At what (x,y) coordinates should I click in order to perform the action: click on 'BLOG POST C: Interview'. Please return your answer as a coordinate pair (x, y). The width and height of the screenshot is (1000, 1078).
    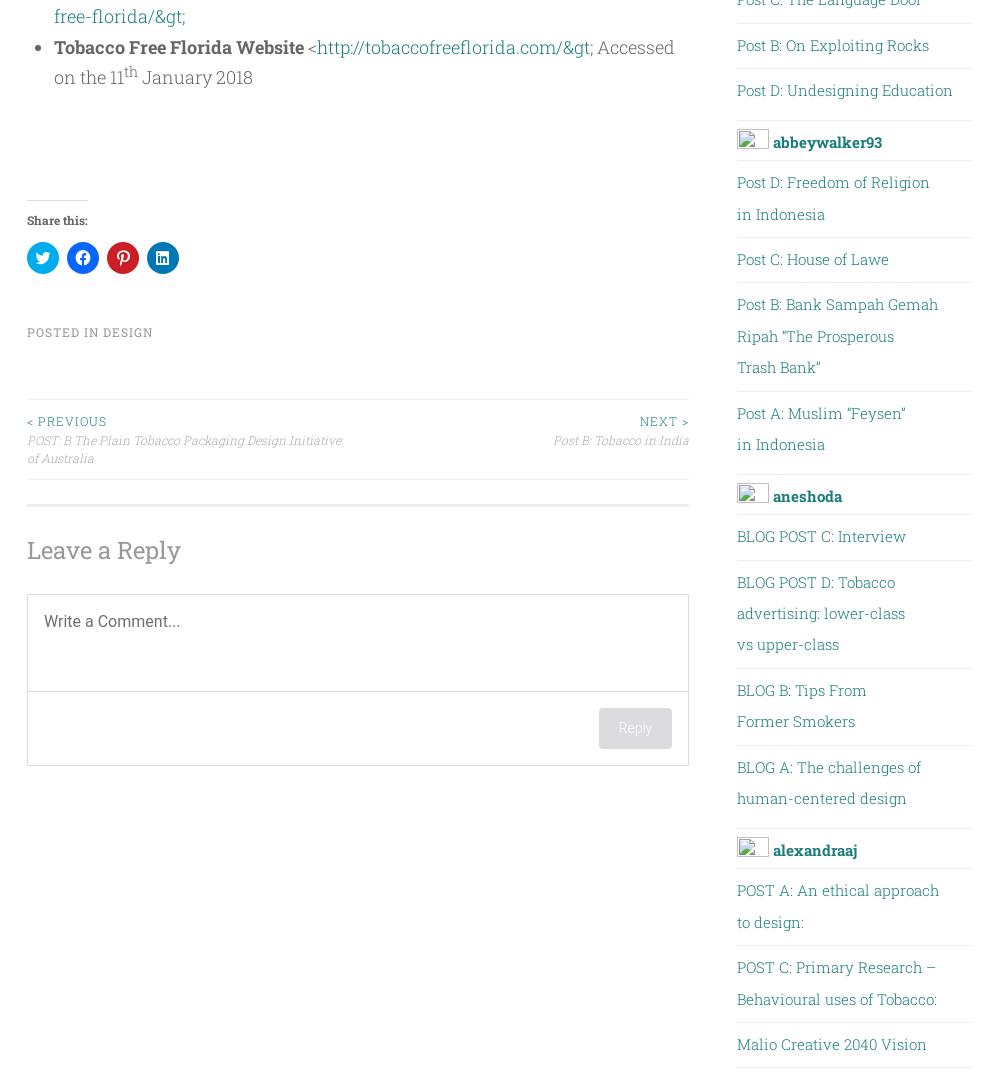
    Looking at the image, I should click on (819, 535).